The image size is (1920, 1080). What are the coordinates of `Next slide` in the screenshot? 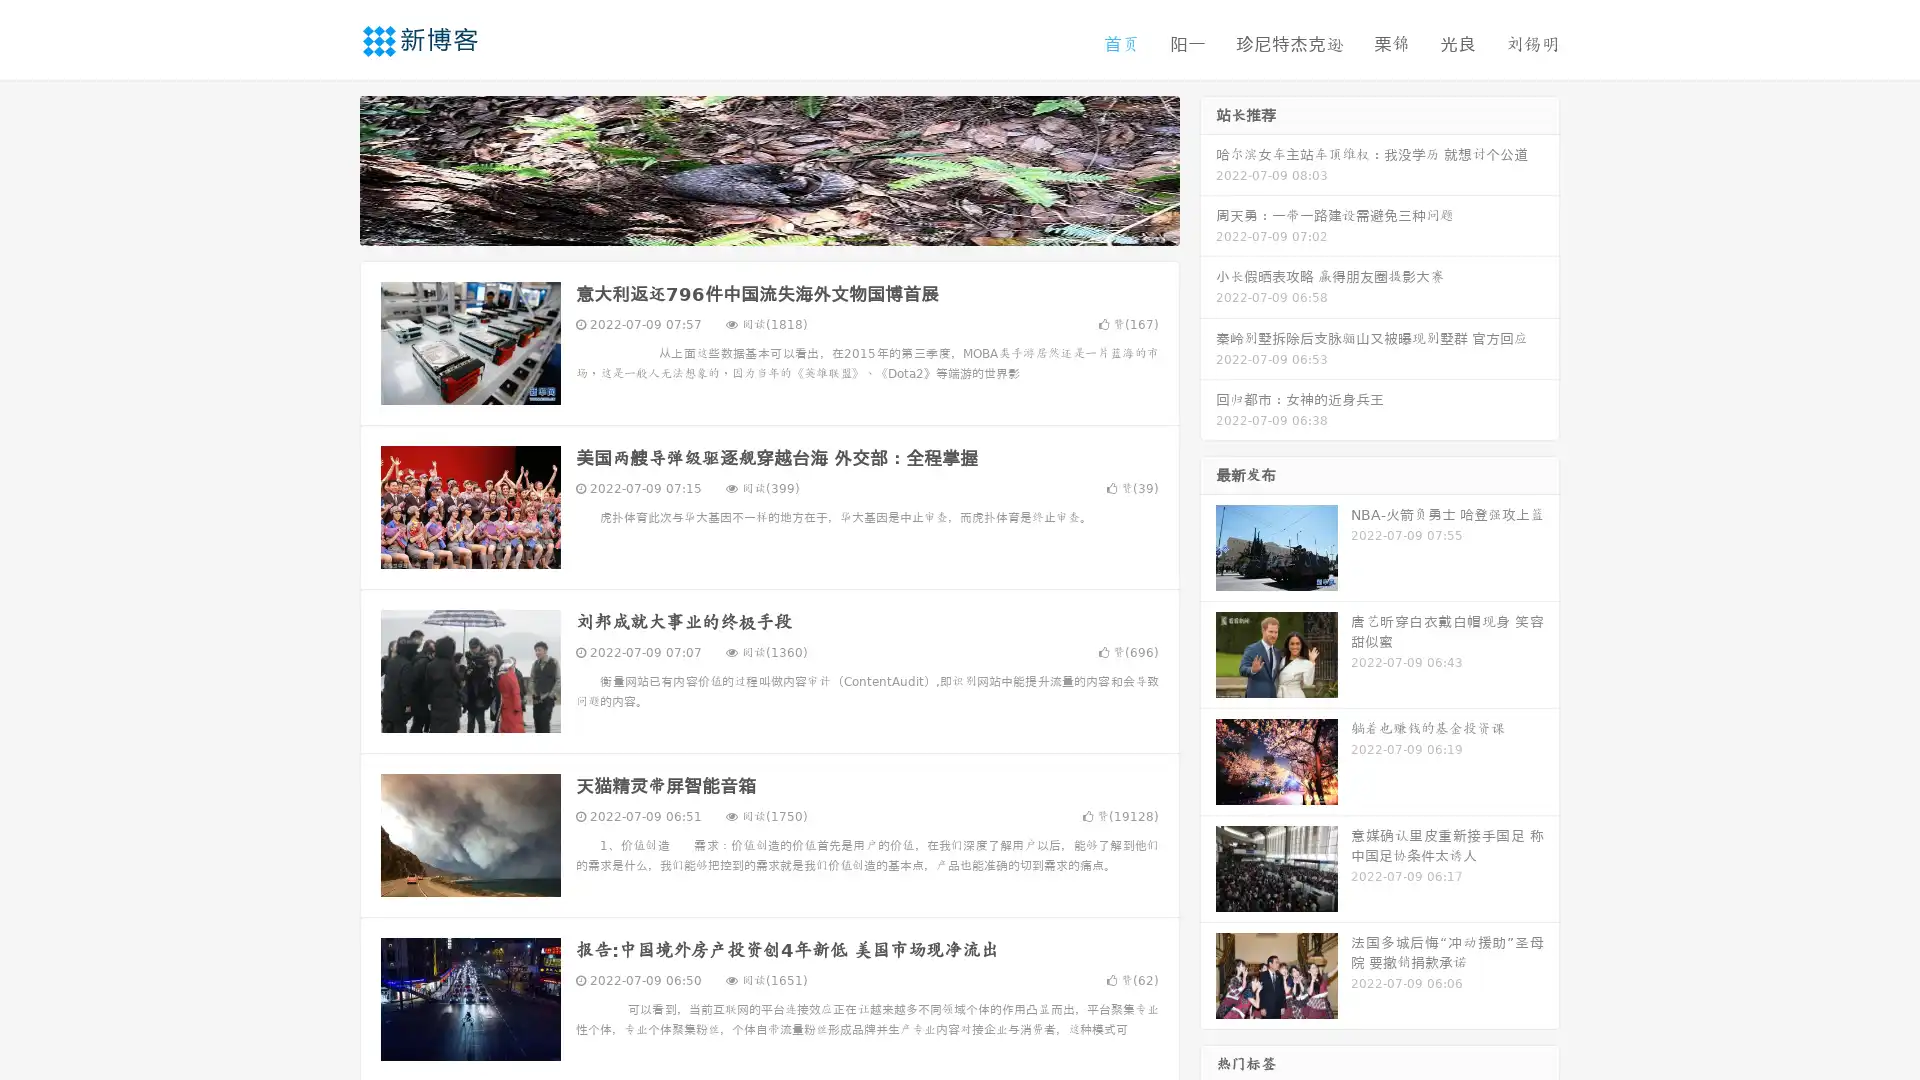 It's located at (1208, 168).